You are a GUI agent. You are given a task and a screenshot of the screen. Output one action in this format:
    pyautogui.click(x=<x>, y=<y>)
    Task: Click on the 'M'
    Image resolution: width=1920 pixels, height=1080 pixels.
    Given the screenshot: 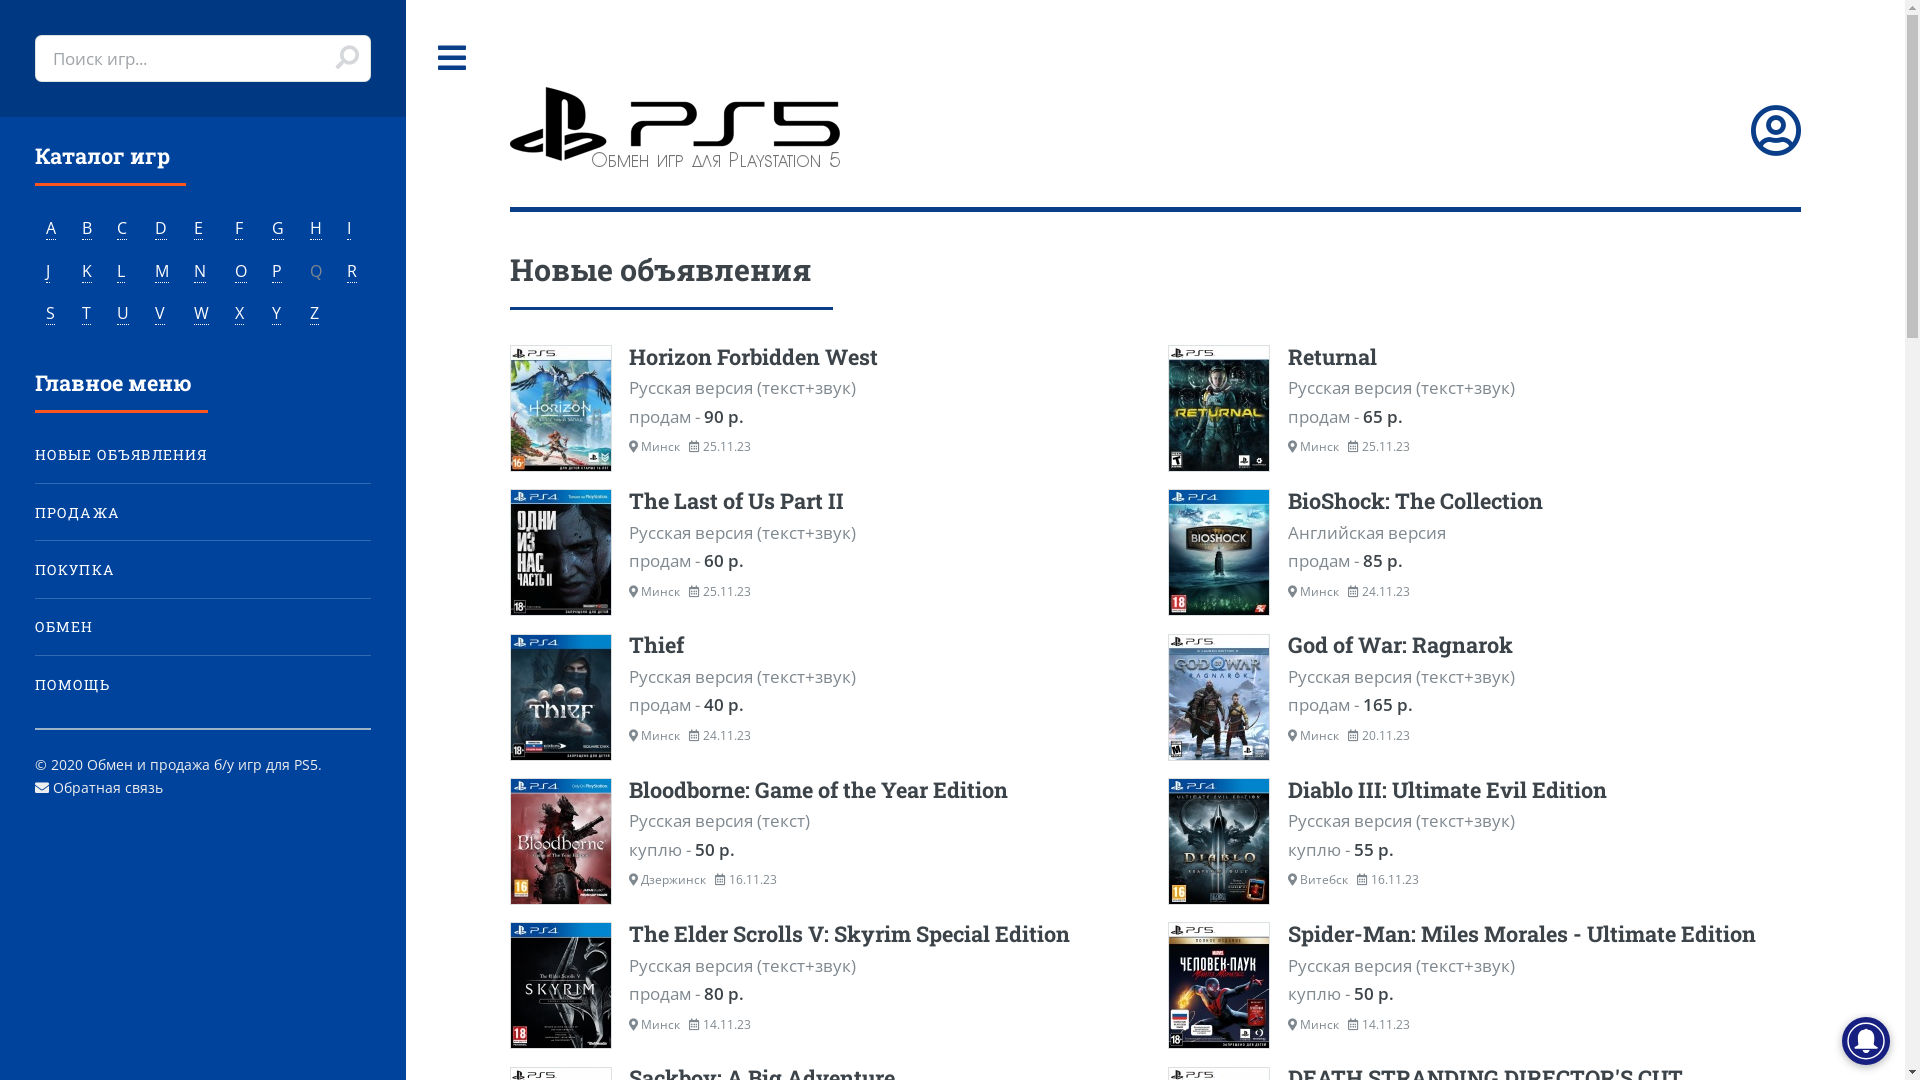 What is the action you would take?
    pyautogui.click(x=153, y=271)
    